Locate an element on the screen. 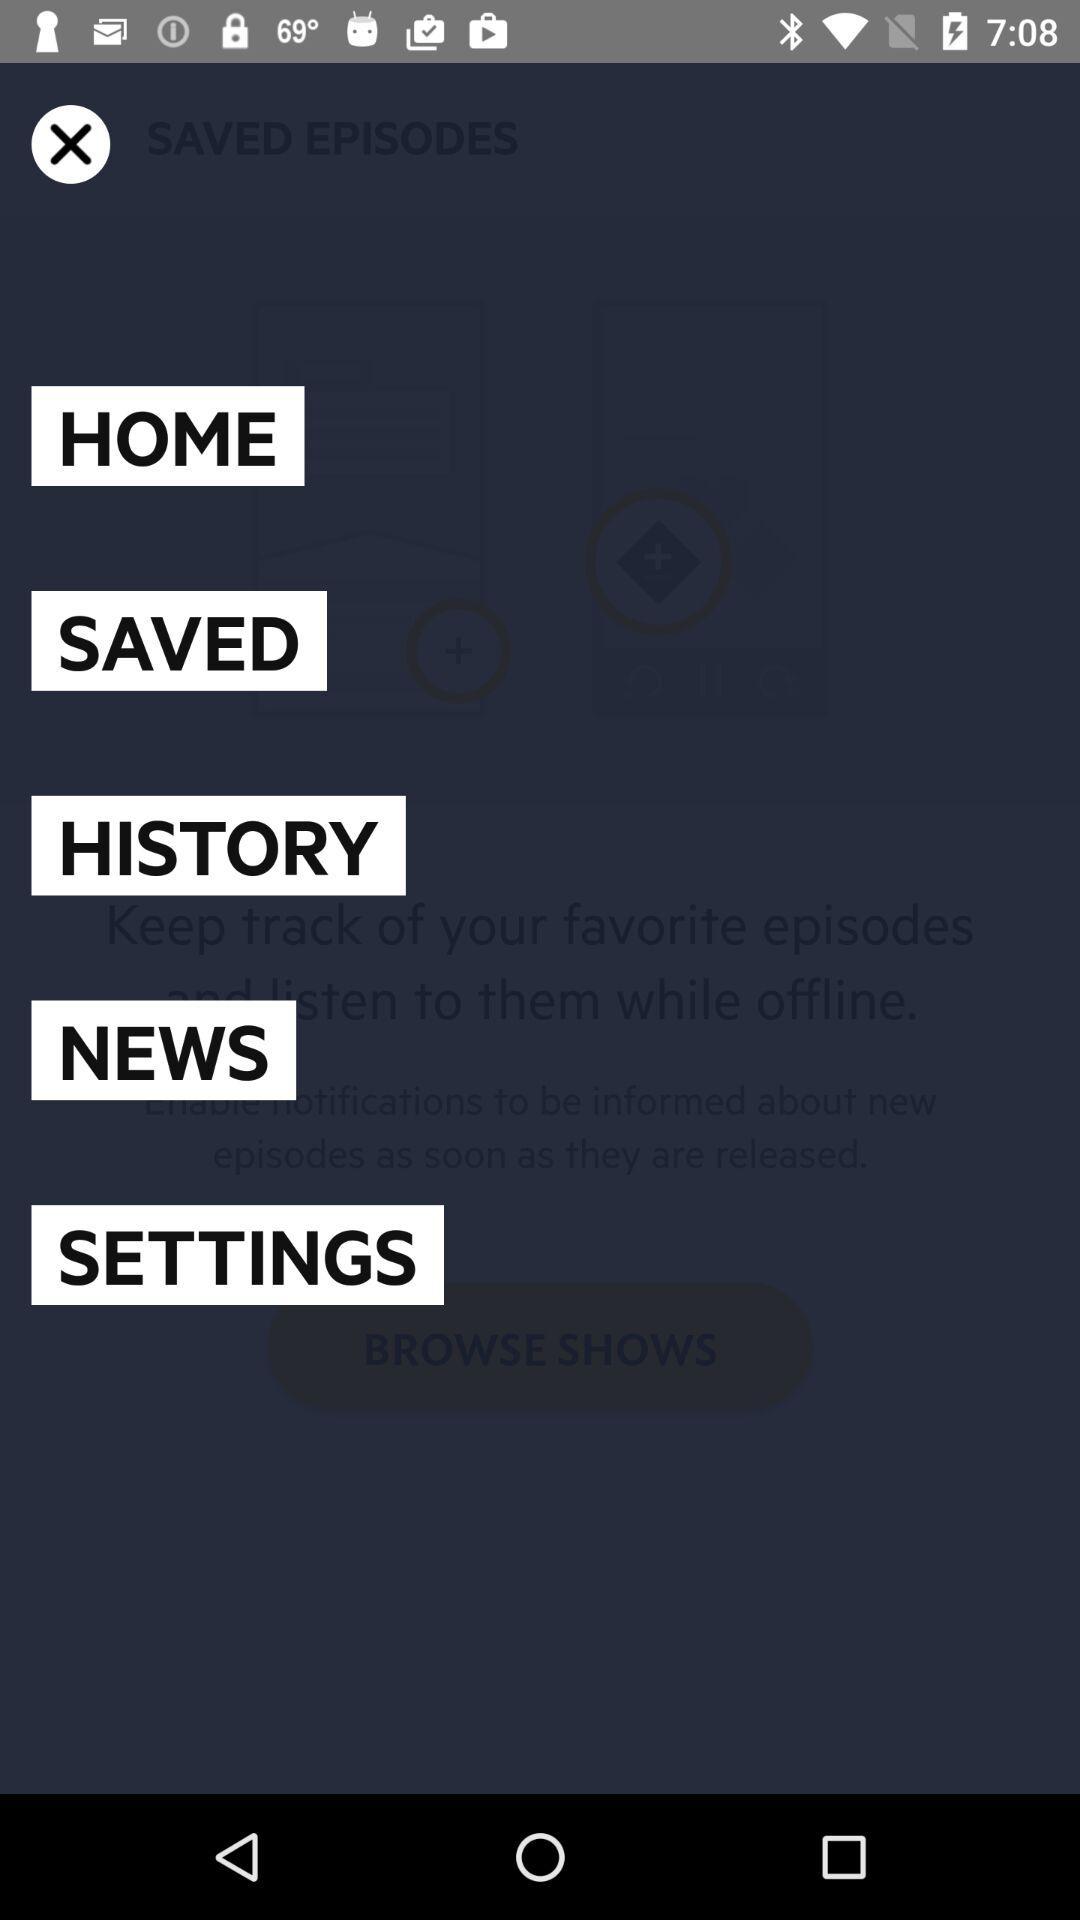 The height and width of the screenshot is (1920, 1080). the icon below the saved item is located at coordinates (218, 845).